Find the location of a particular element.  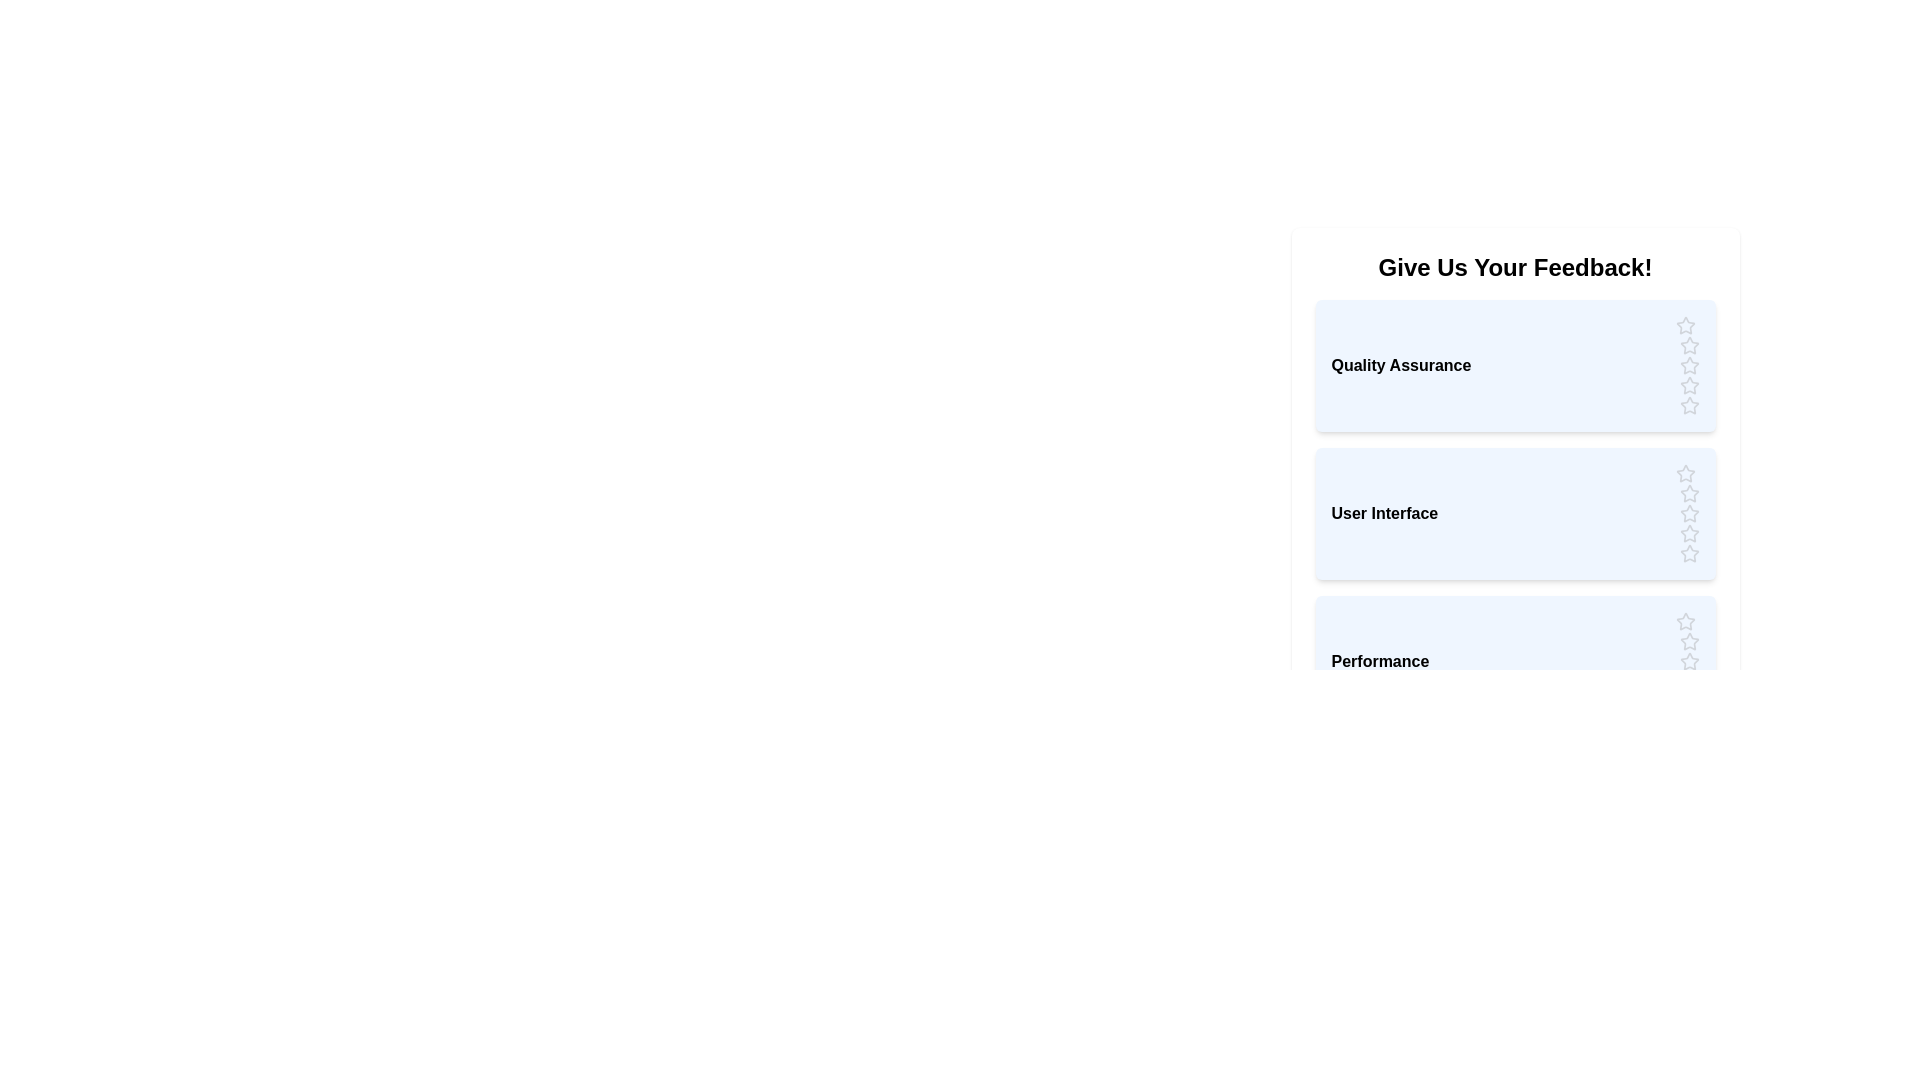

the rating for the category 'User Interface' to 3 stars is located at coordinates (1688, 512).